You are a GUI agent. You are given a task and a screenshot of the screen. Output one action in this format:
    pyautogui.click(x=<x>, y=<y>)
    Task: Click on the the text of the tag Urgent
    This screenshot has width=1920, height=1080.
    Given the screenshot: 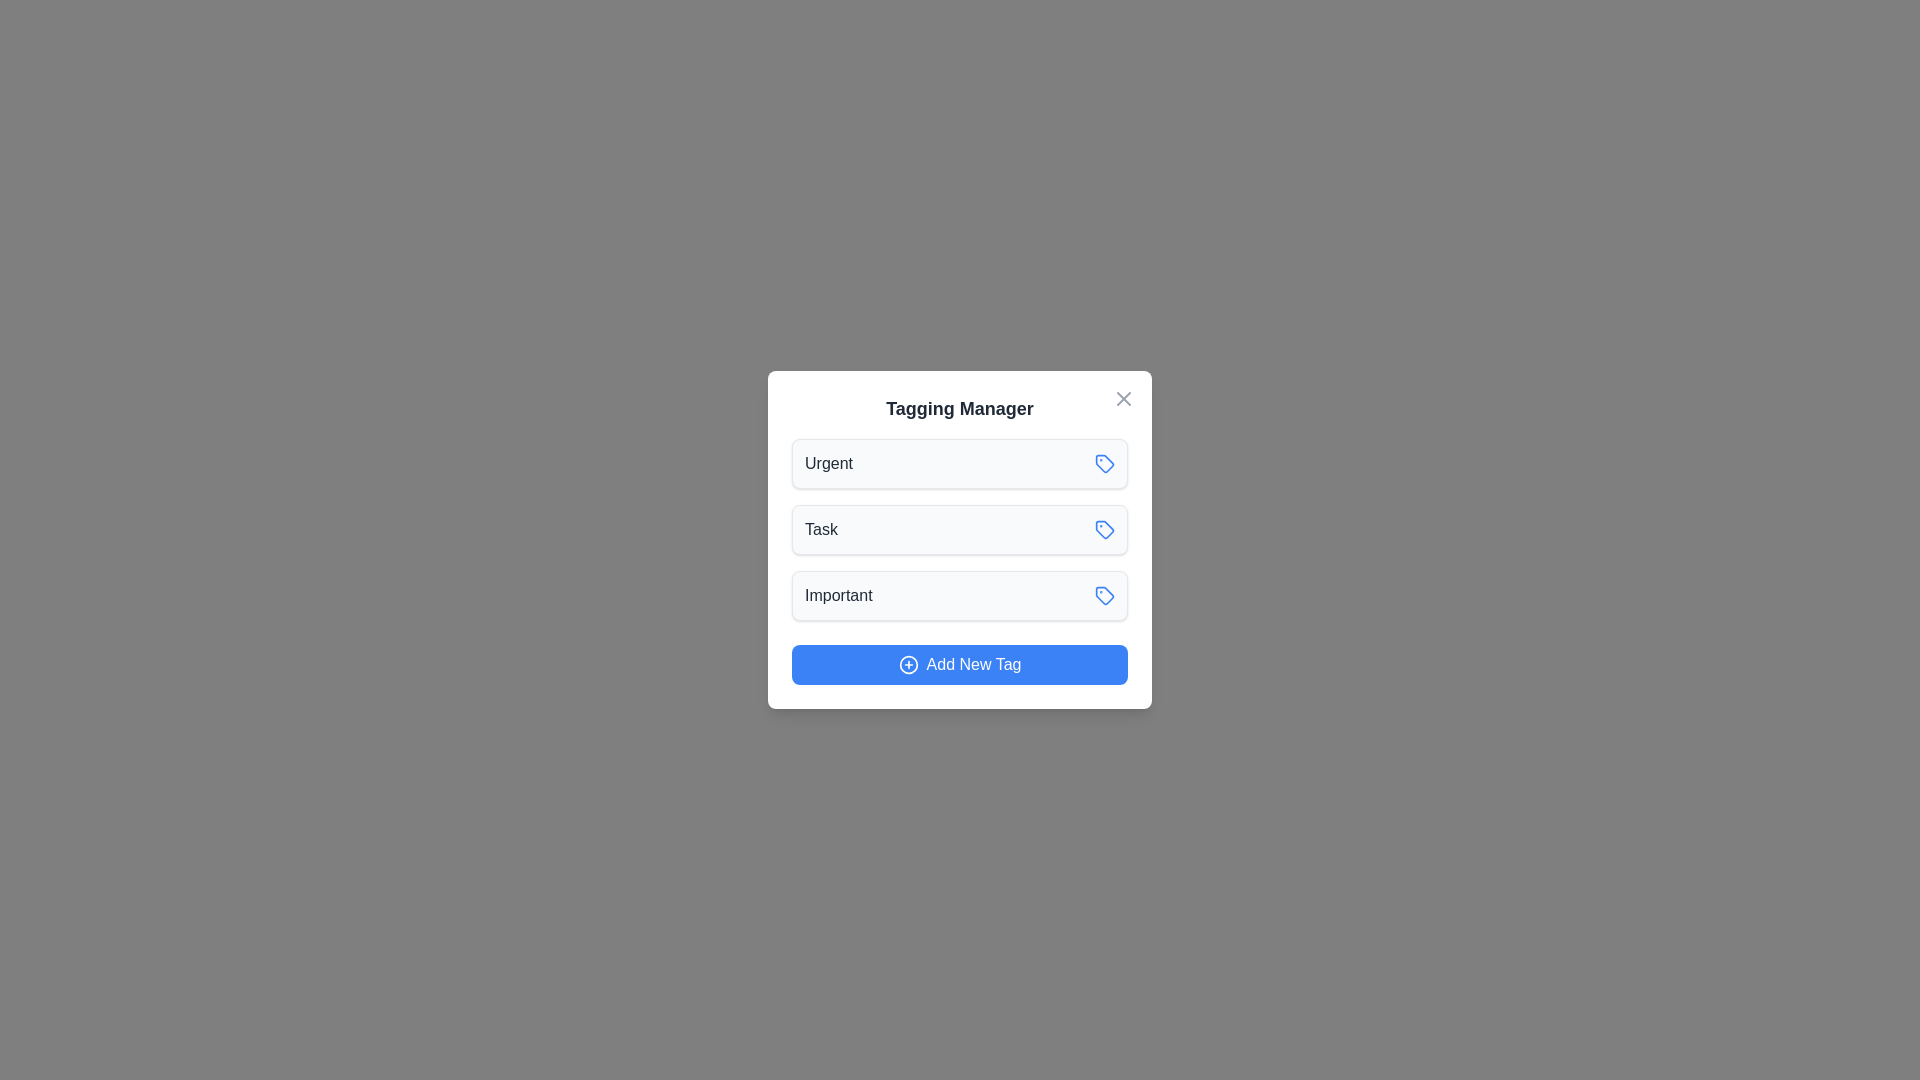 What is the action you would take?
    pyautogui.click(x=829, y=463)
    